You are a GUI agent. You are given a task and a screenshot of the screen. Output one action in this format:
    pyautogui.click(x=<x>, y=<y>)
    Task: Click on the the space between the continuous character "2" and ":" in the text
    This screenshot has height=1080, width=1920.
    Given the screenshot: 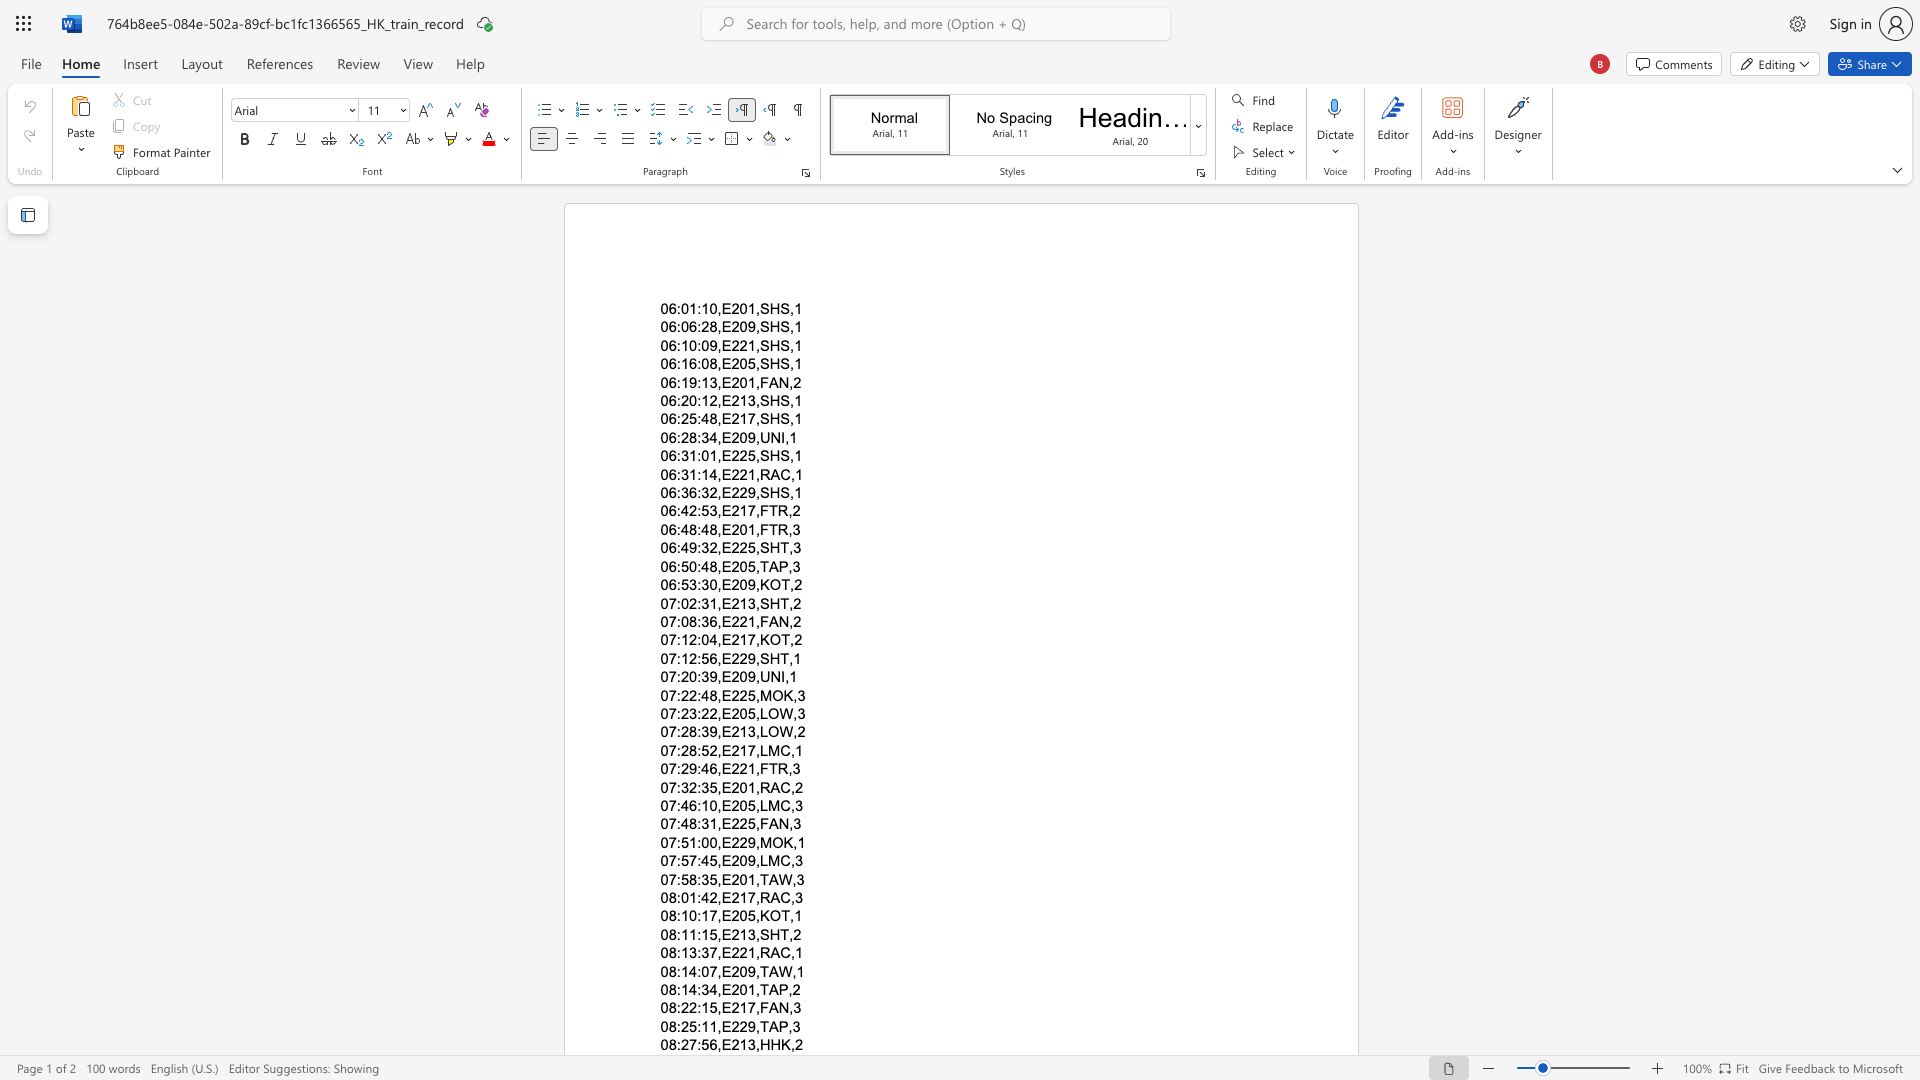 What is the action you would take?
    pyautogui.click(x=696, y=1008)
    